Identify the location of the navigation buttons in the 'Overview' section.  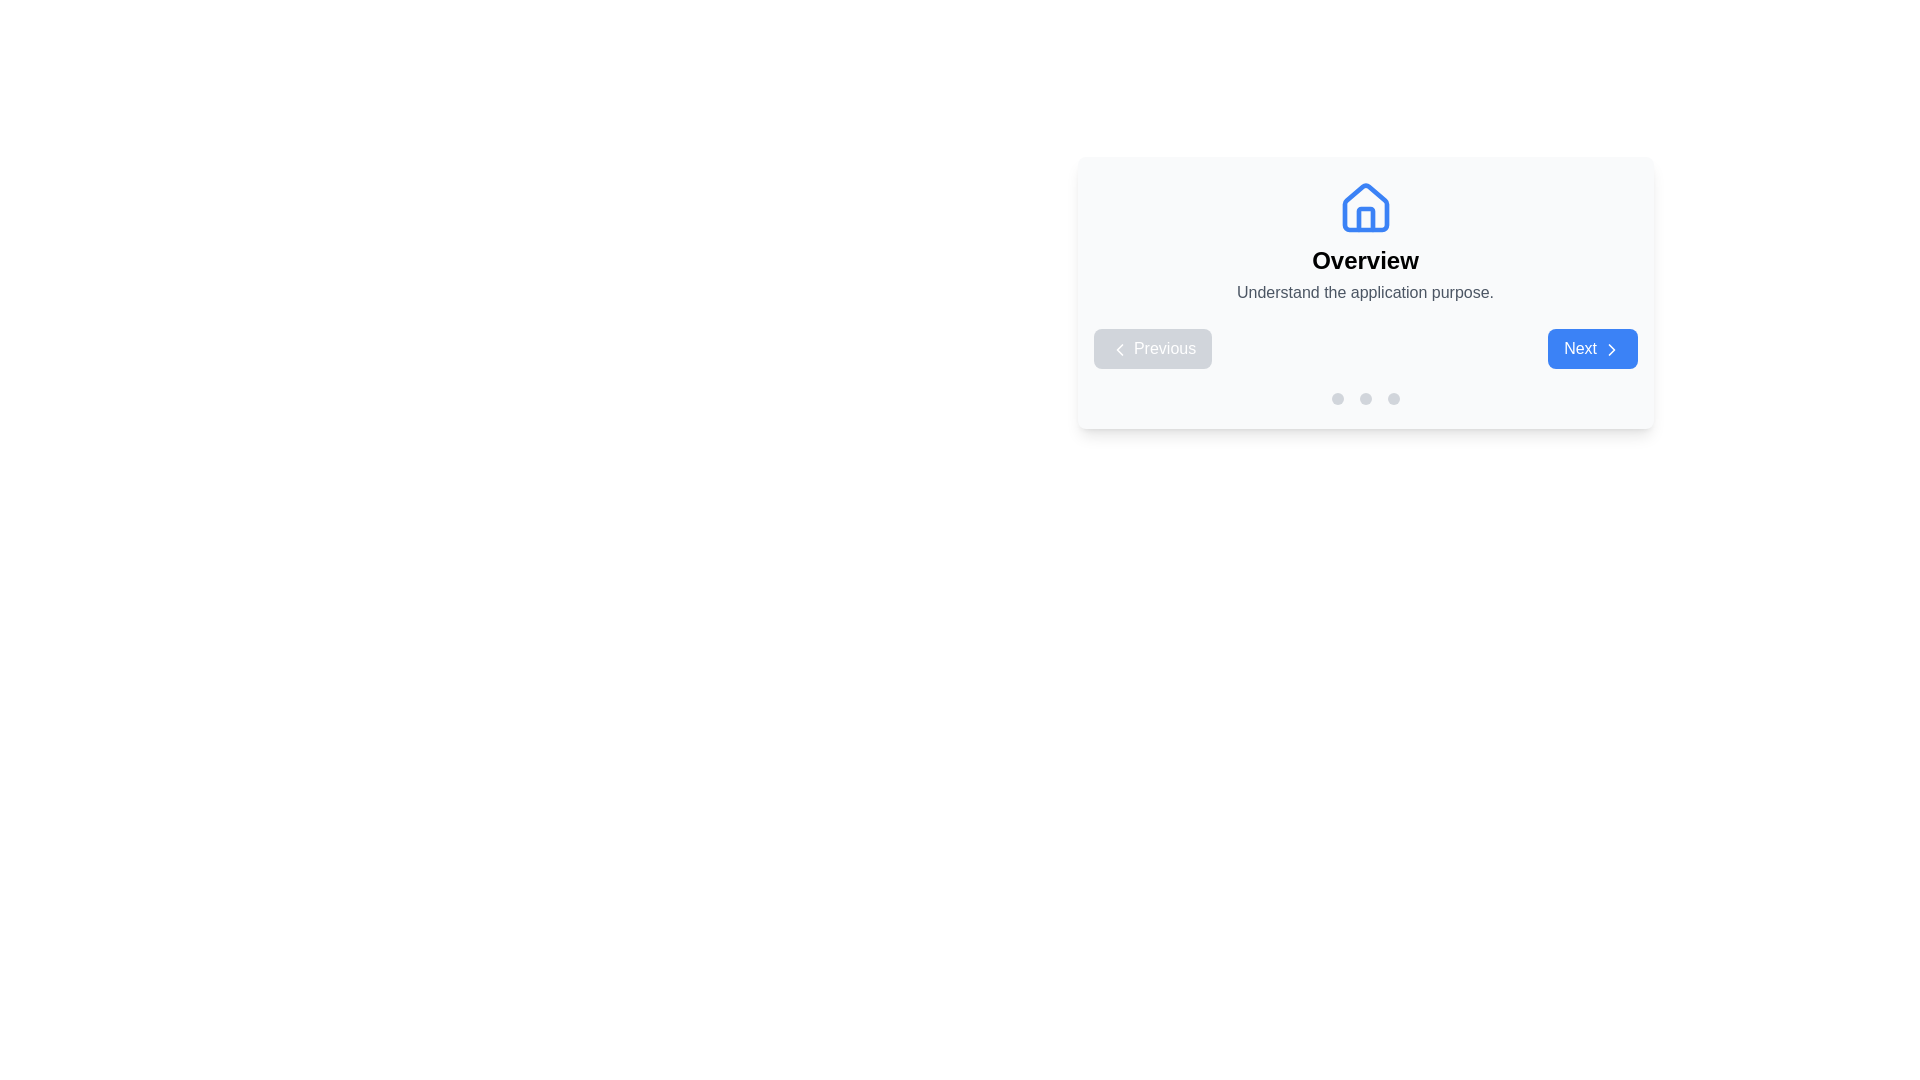
(1364, 347).